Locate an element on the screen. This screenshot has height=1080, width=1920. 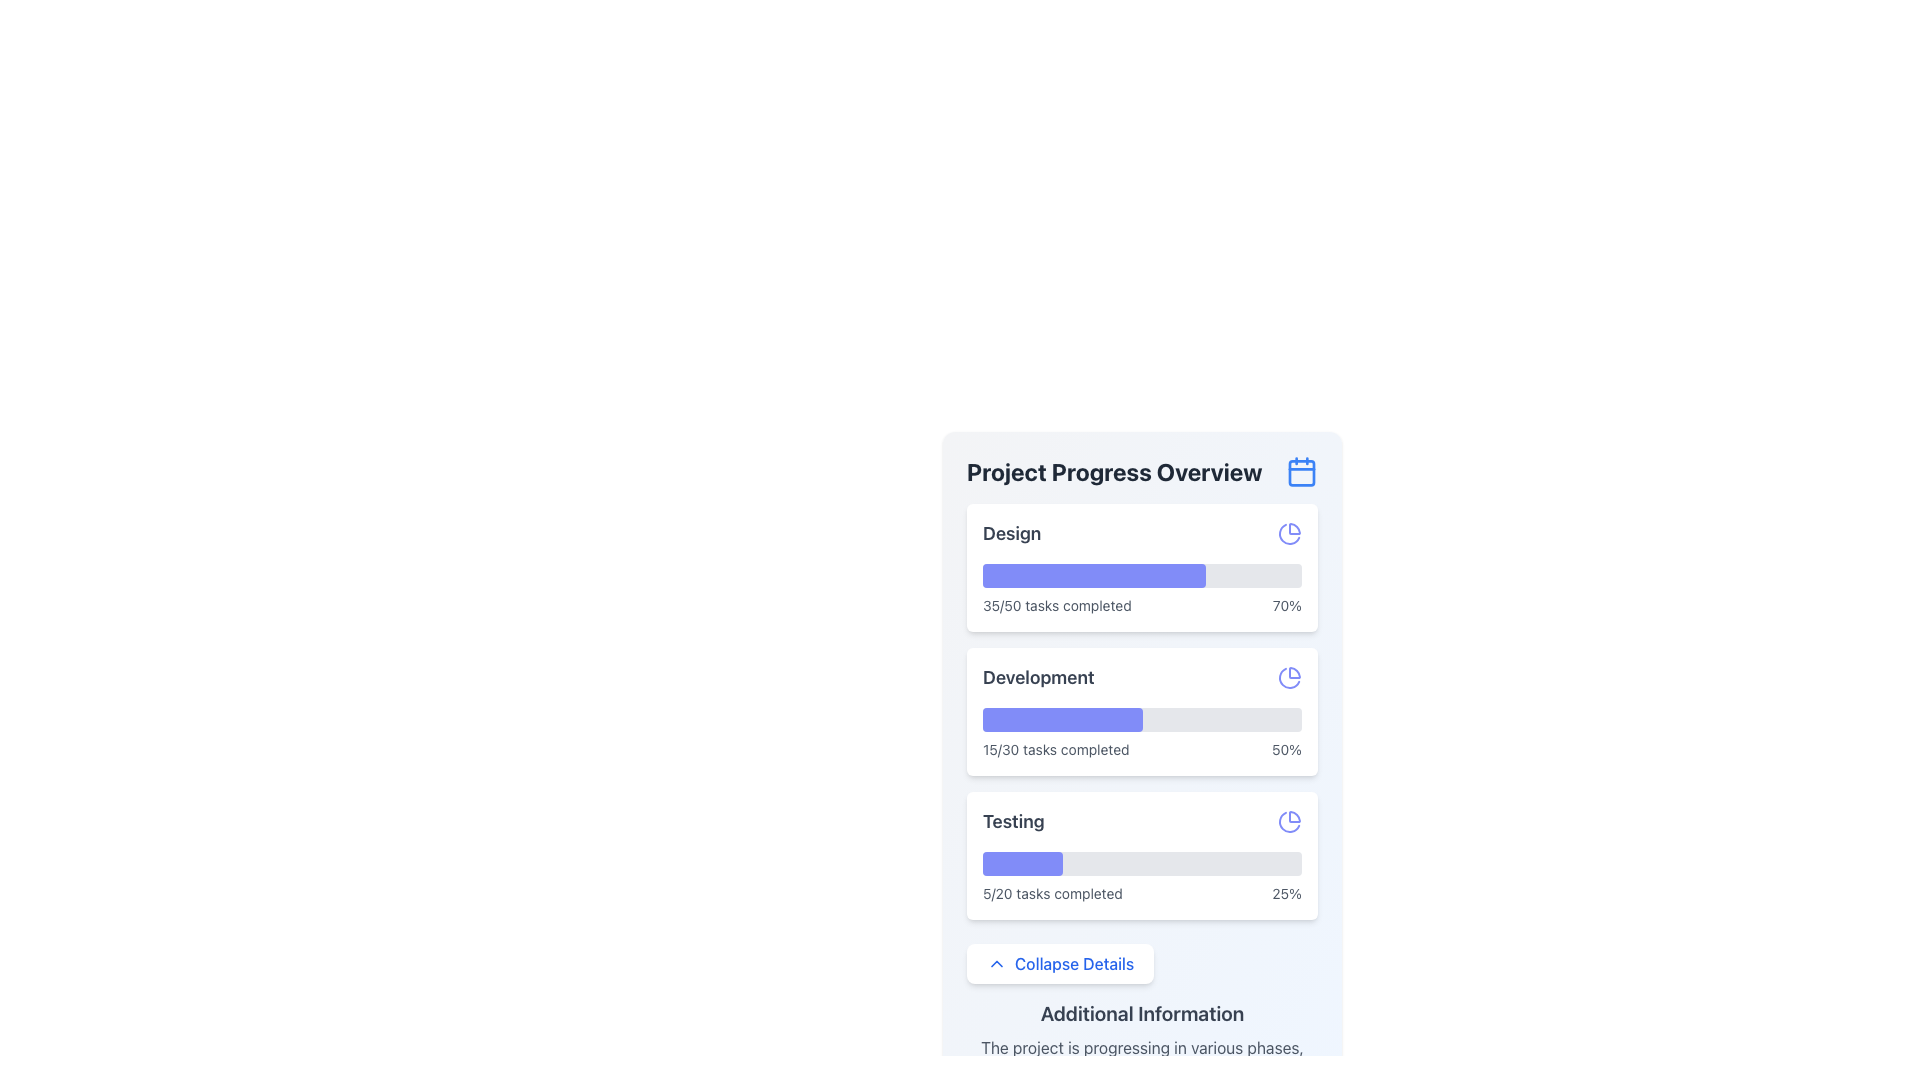
the pie chart icon located in the 'Design' category section of the project progress overview, which is aligned to the right side of the row next to the text 'Design' is located at coordinates (1290, 532).